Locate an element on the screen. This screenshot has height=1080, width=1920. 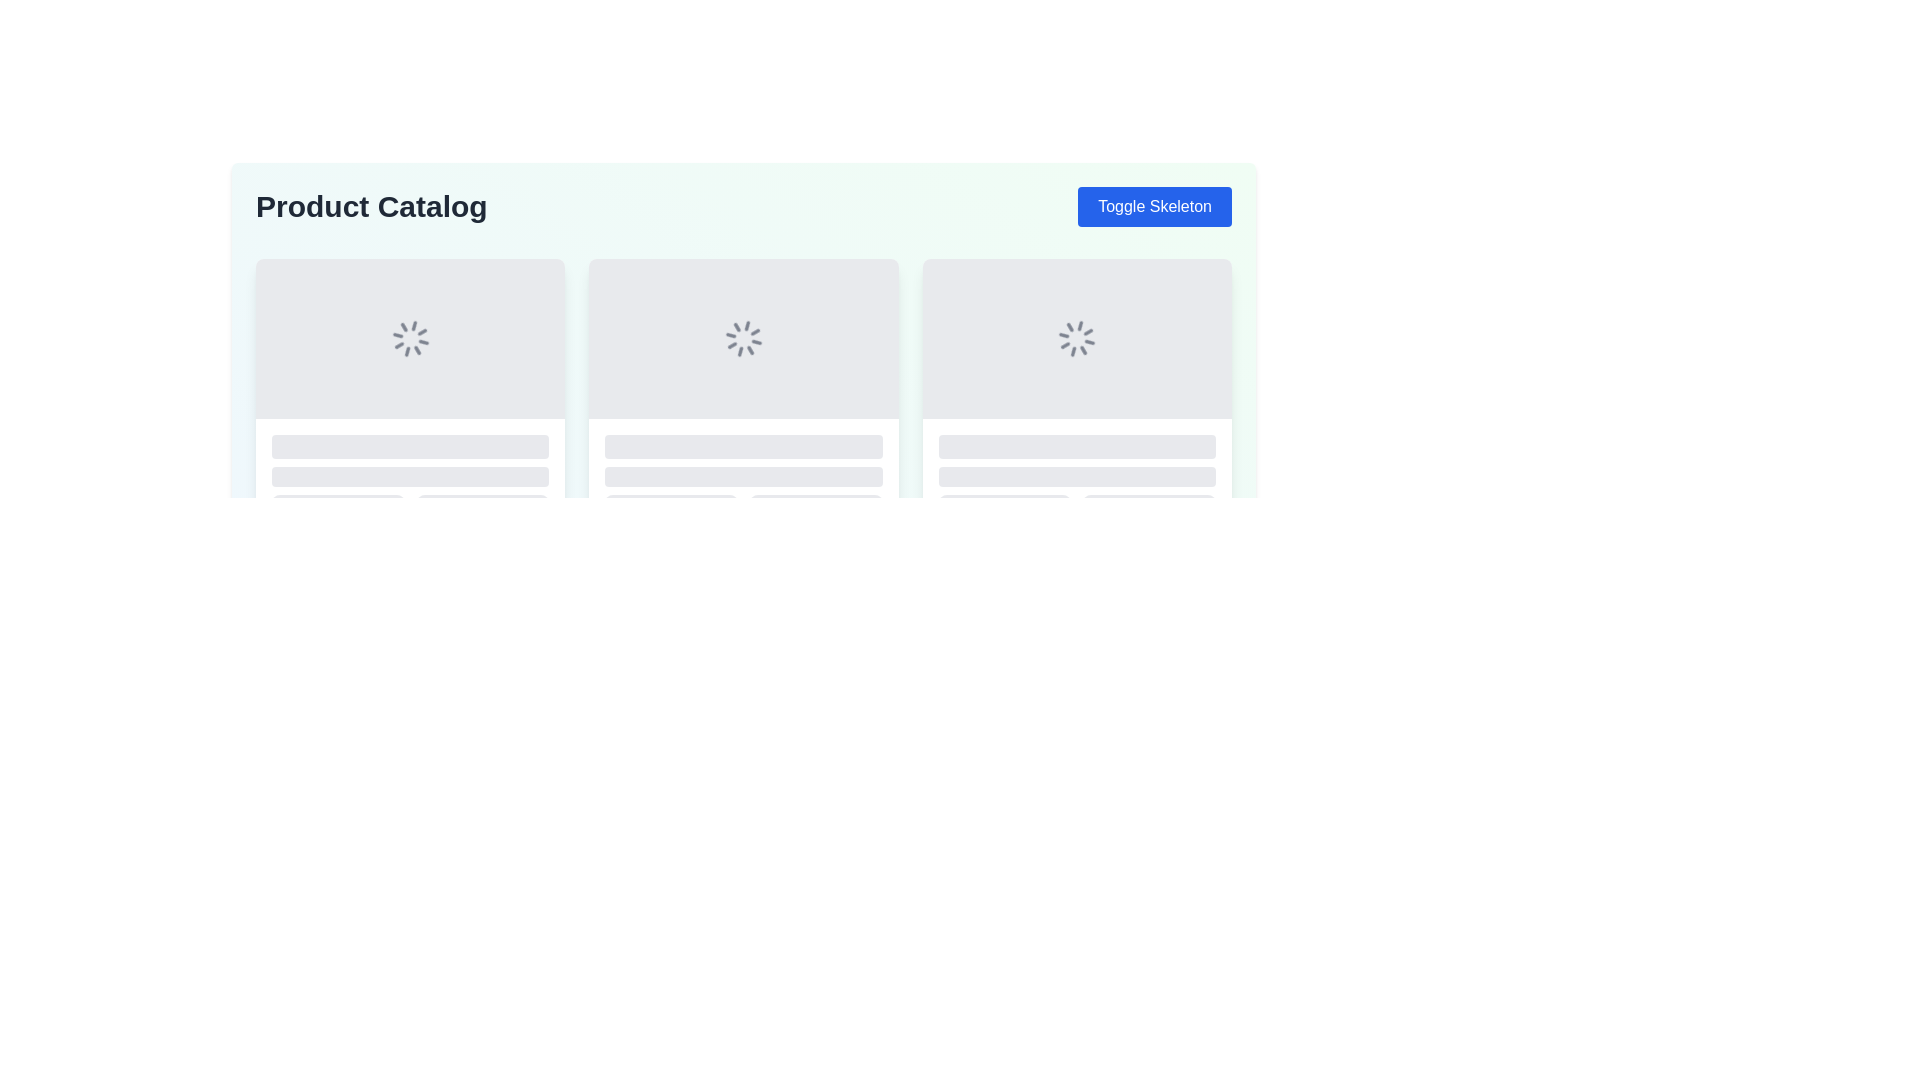
the loading placeholder, which is a rectangular interactive bar with rounded corners and a light gray background, located at the bottom section of the center card in a three-card horizontal layout is located at coordinates (671, 501).